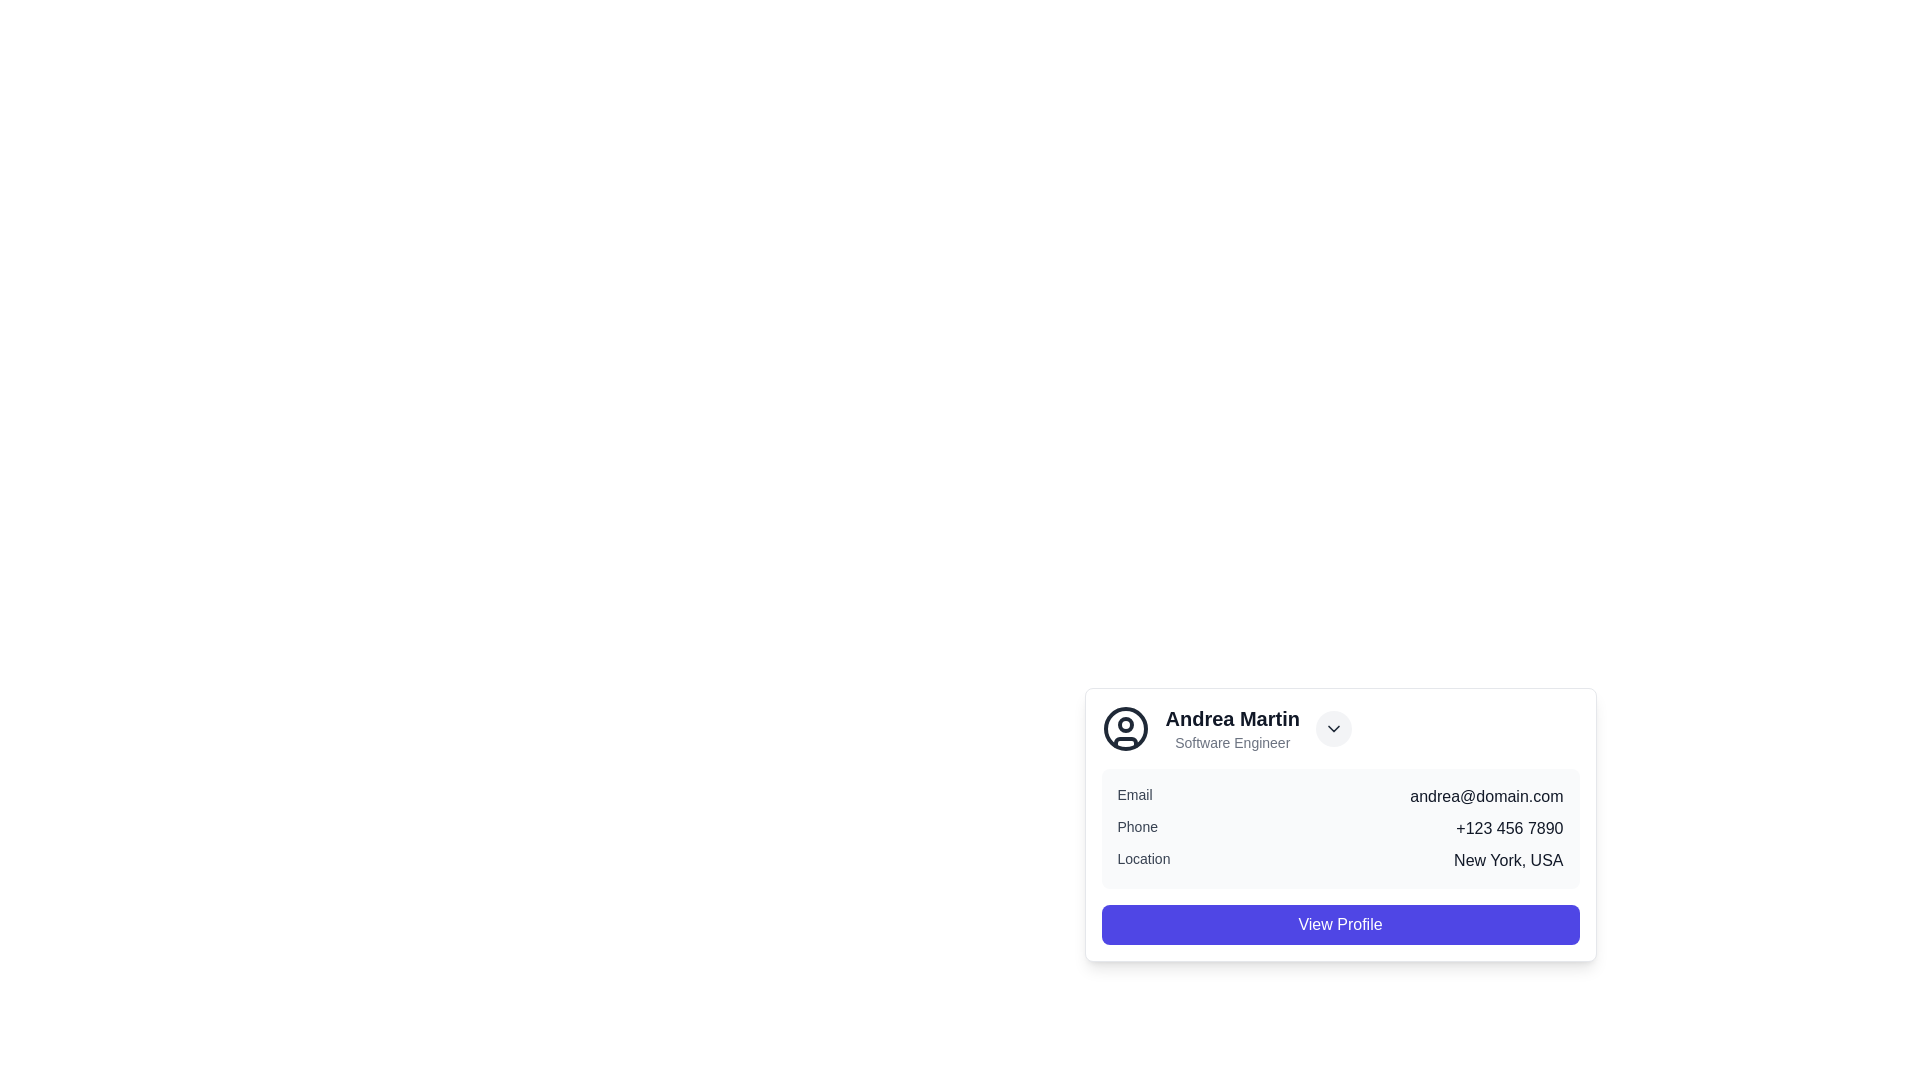 Image resolution: width=1920 pixels, height=1080 pixels. I want to click on the circular SVG component representing the user profile icon located at the top-left corner of the profile card, so click(1125, 729).